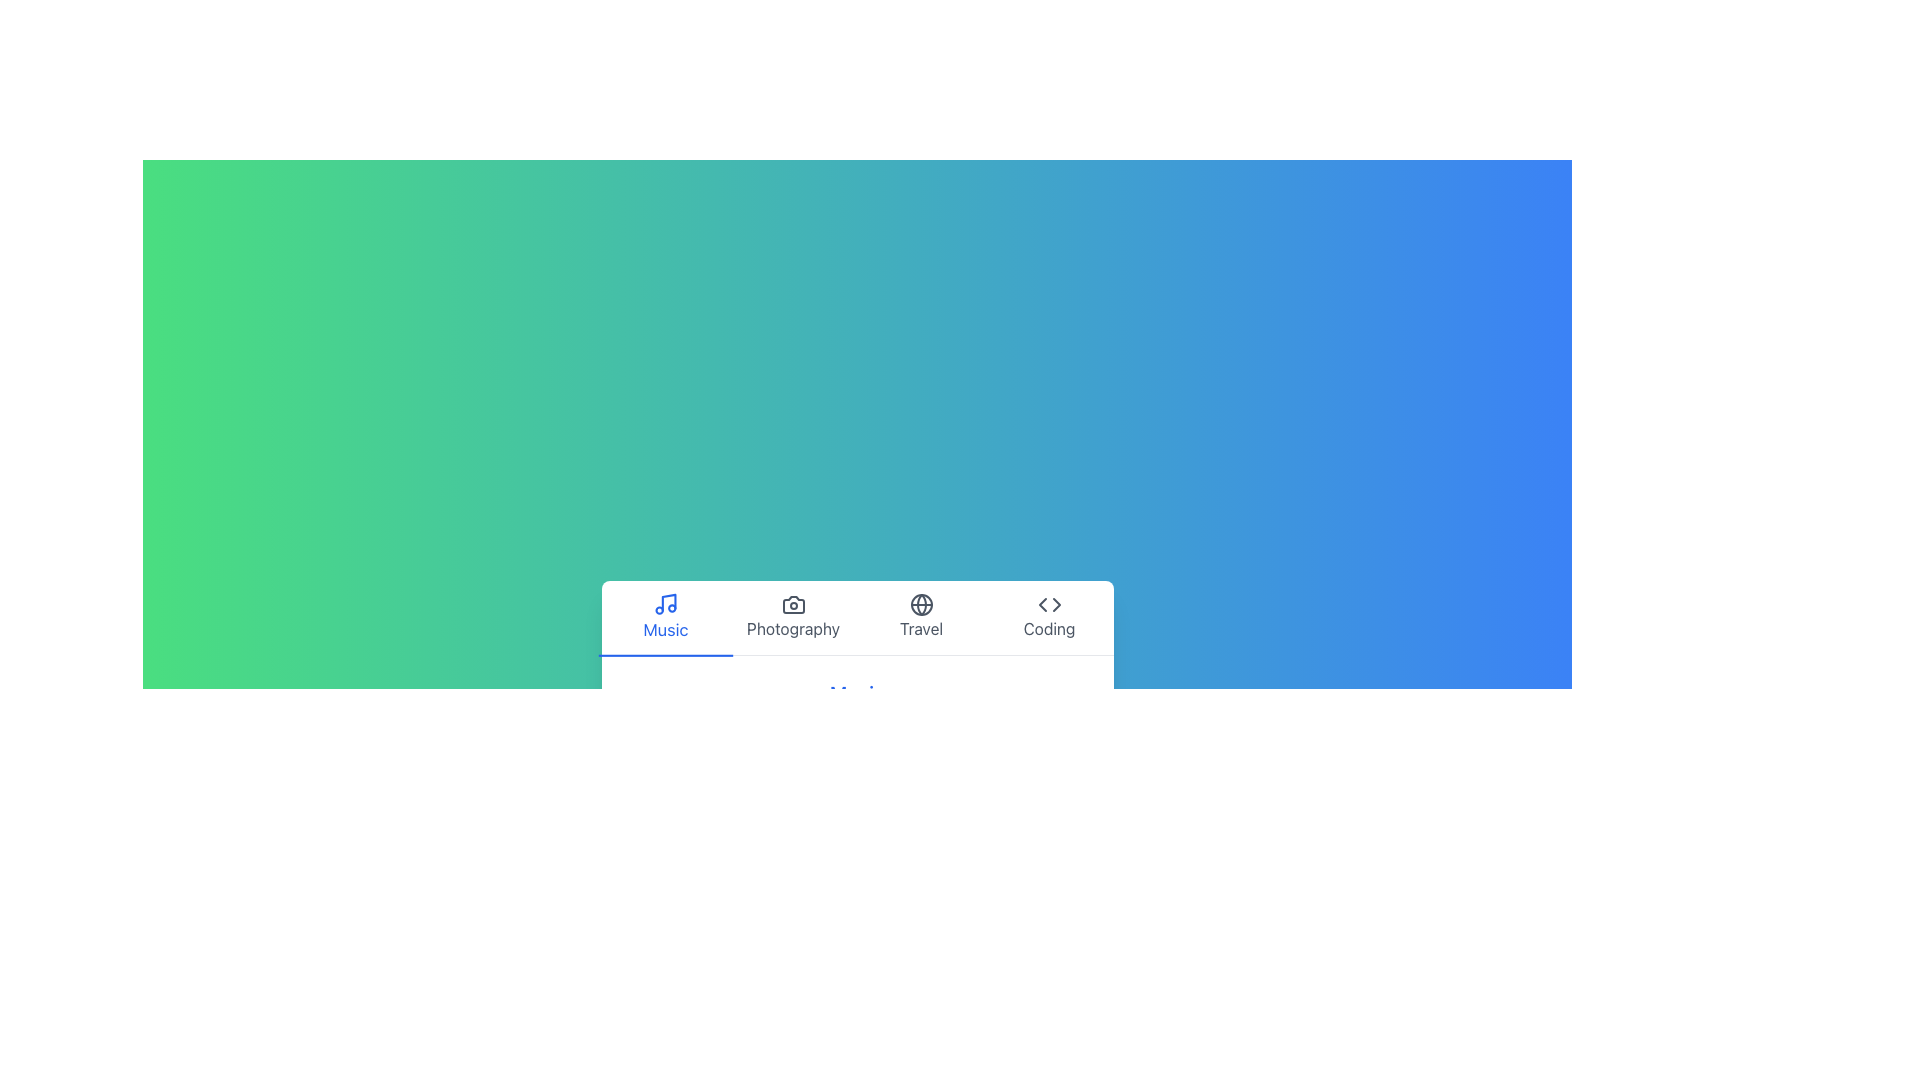  I want to click on the 'Photography' button, which is the second item in a horizontal list of buttons, so click(792, 616).